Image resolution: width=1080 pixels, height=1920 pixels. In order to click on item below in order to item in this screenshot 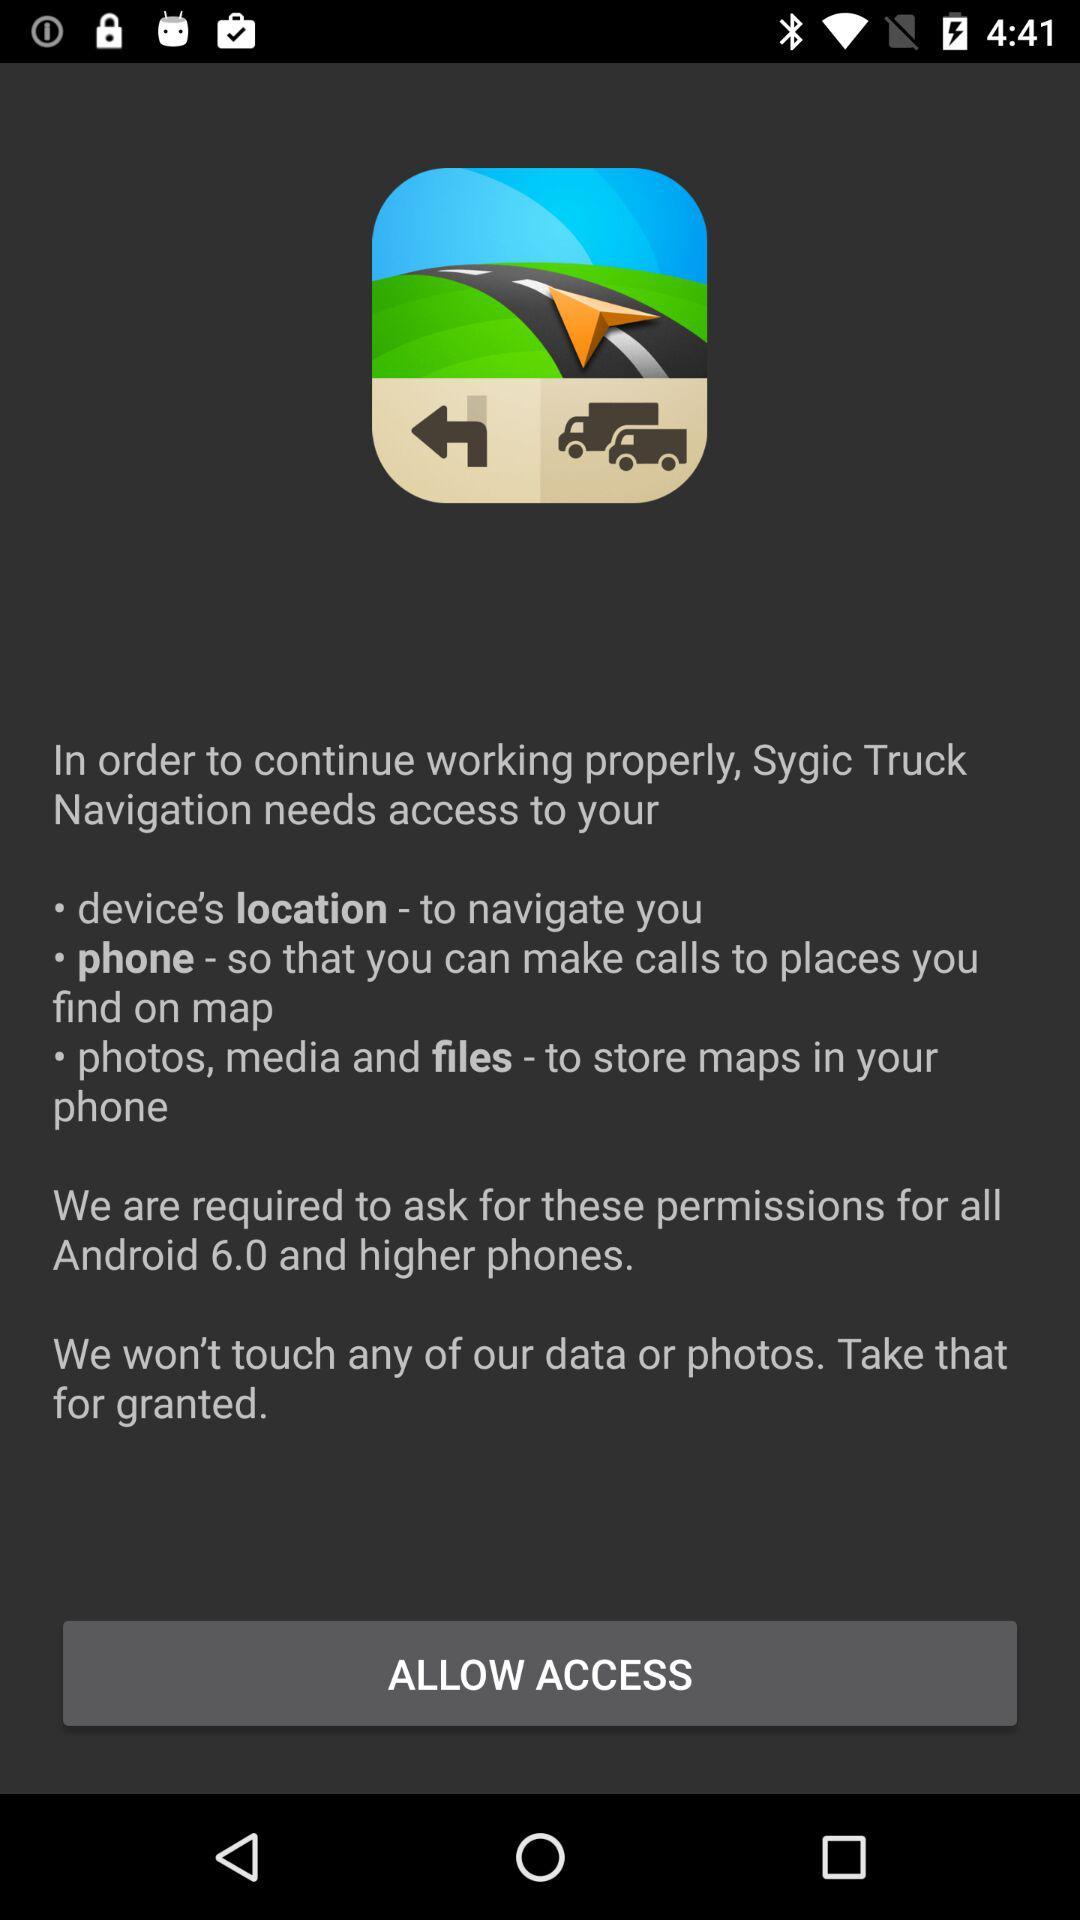, I will do `click(540, 1673)`.